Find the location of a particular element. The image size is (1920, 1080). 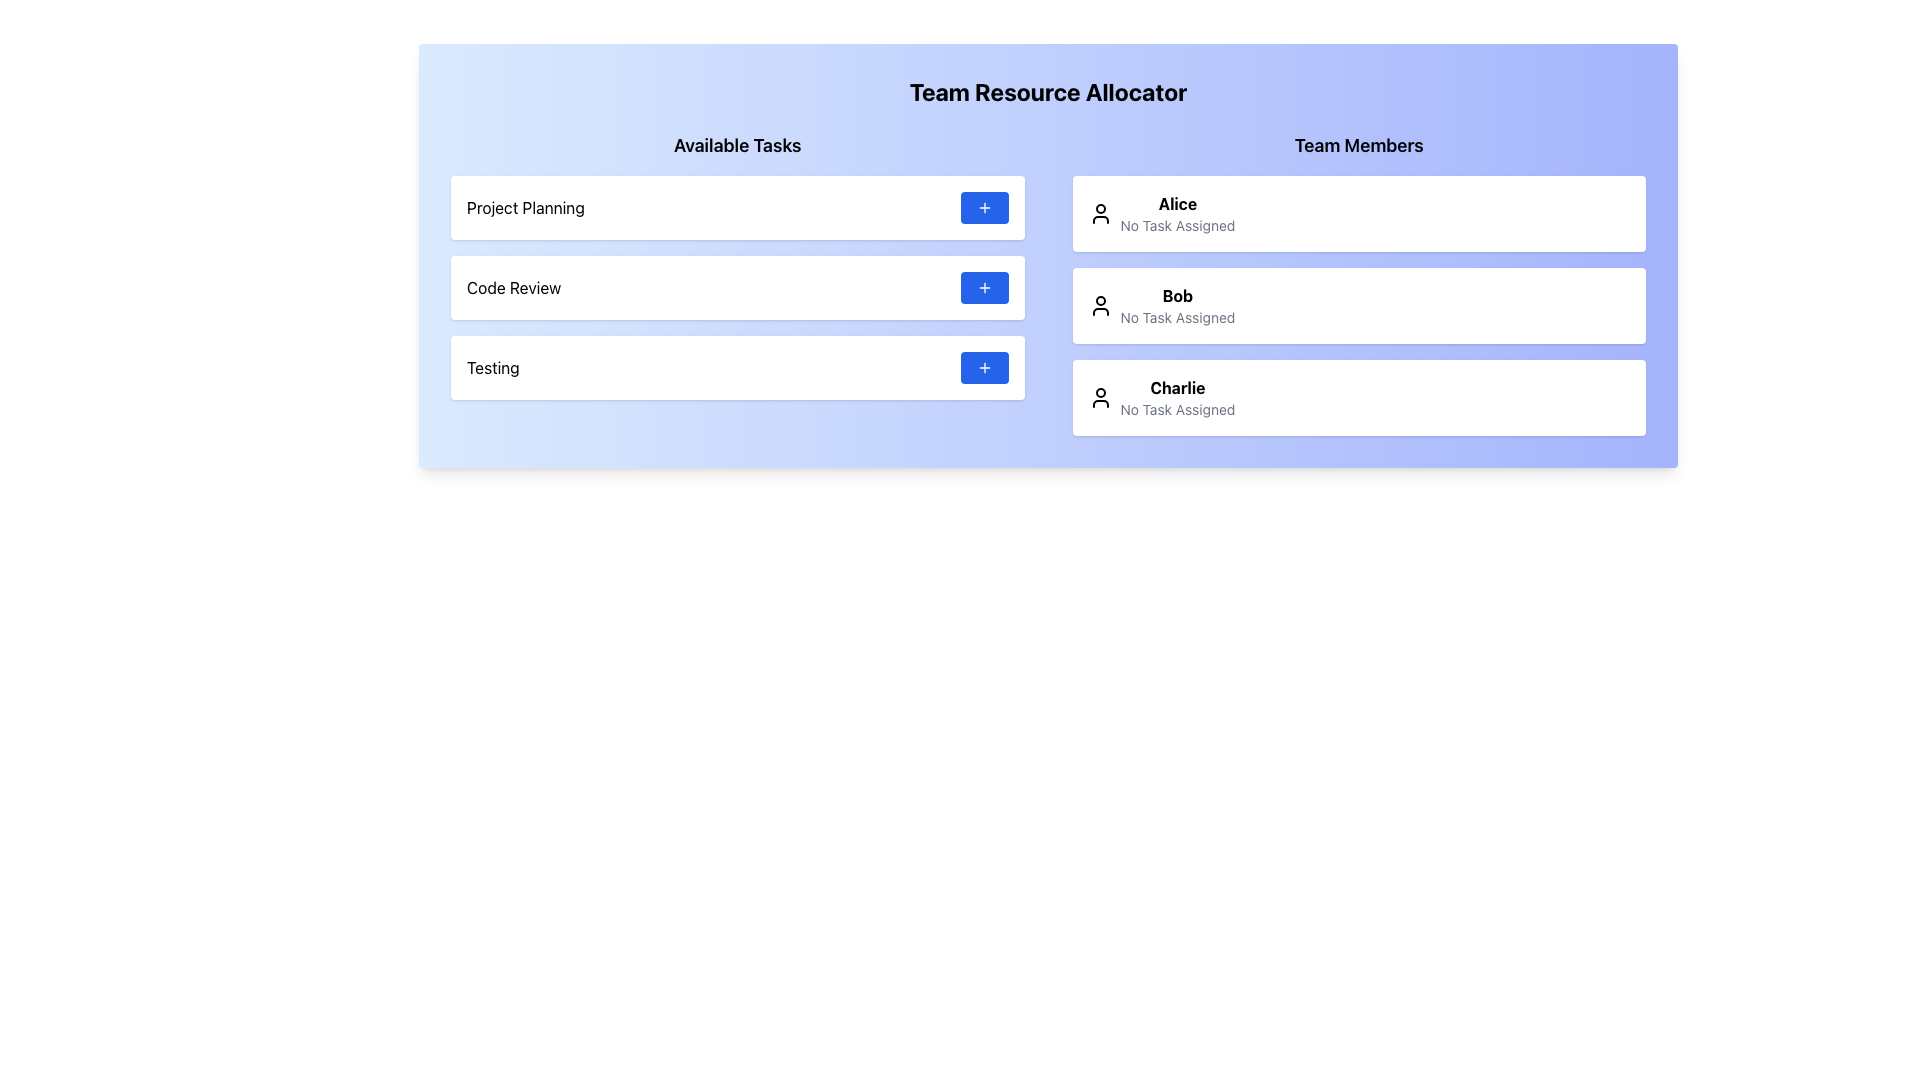

label located at the top right portion of the layout, which serves as a title for the team members' section is located at coordinates (1359, 145).